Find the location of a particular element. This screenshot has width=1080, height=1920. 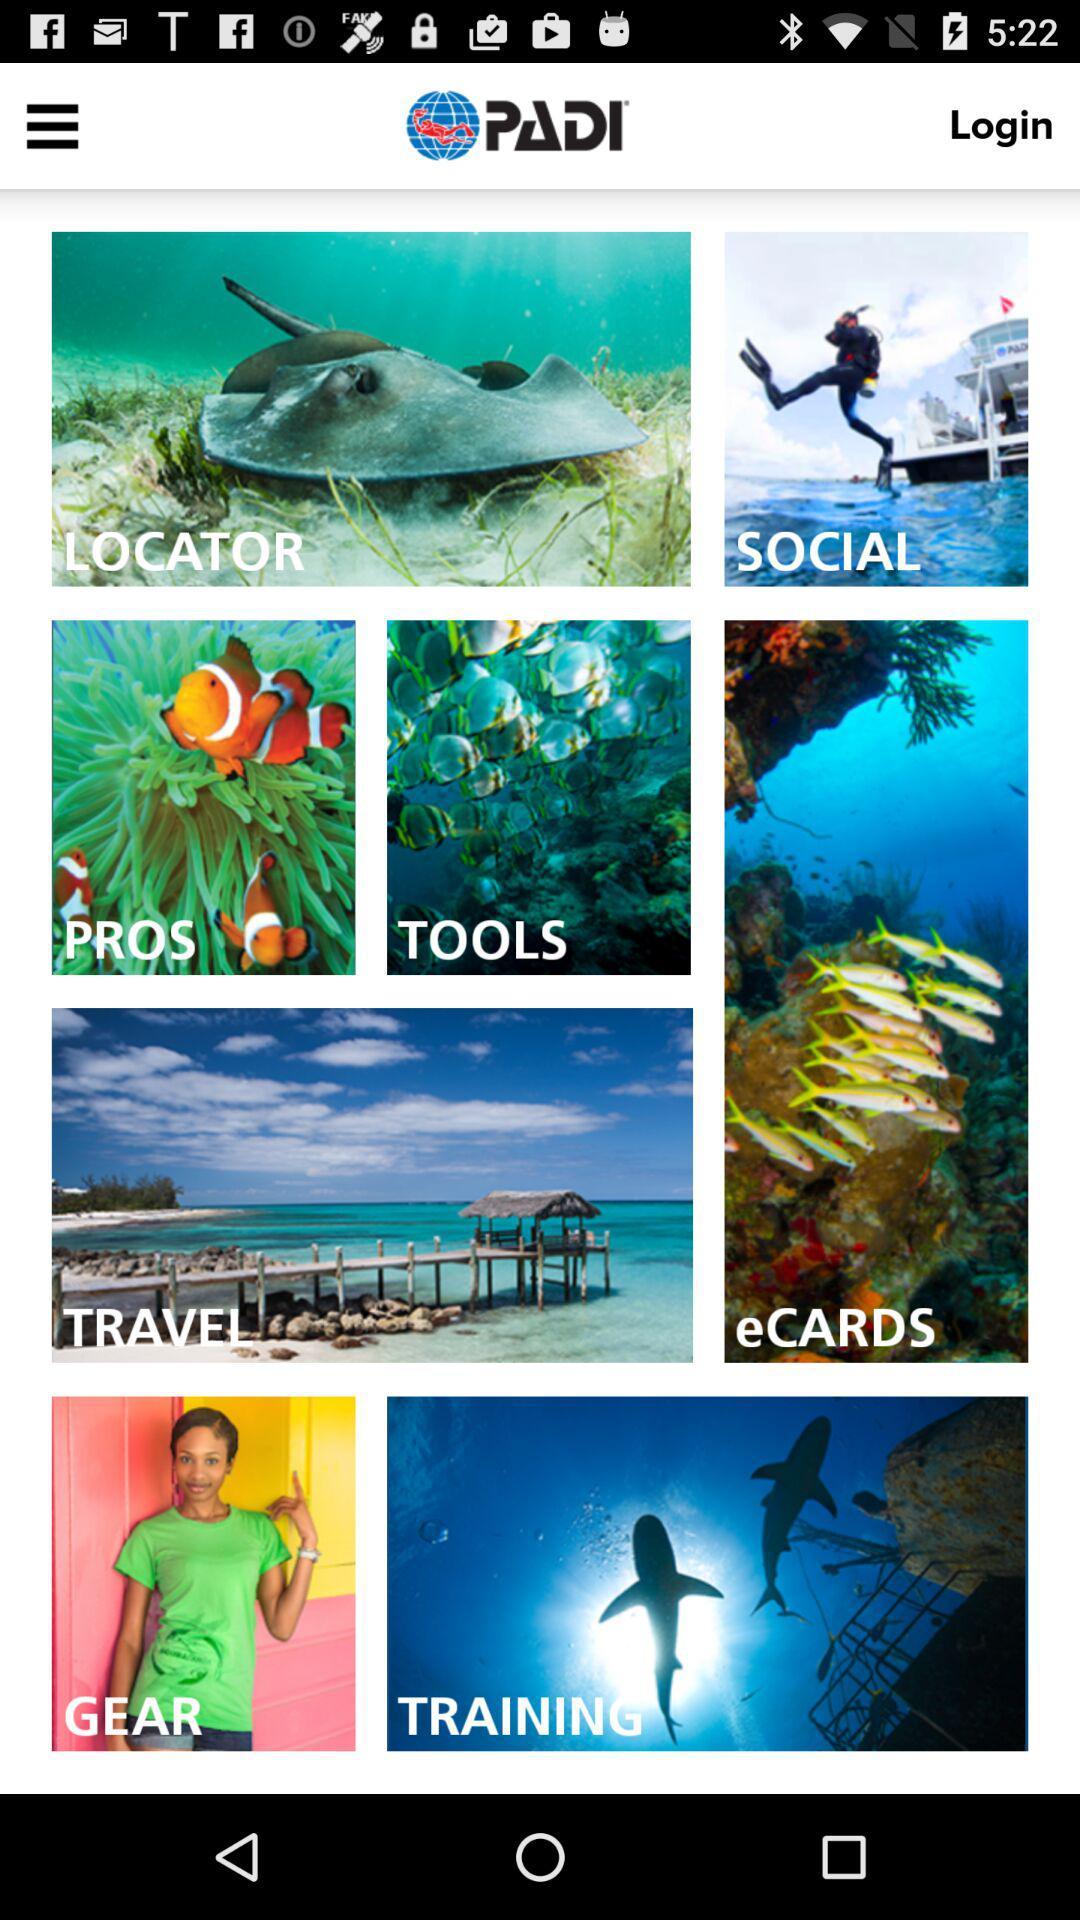

connect to travel is located at coordinates (372, 1185).